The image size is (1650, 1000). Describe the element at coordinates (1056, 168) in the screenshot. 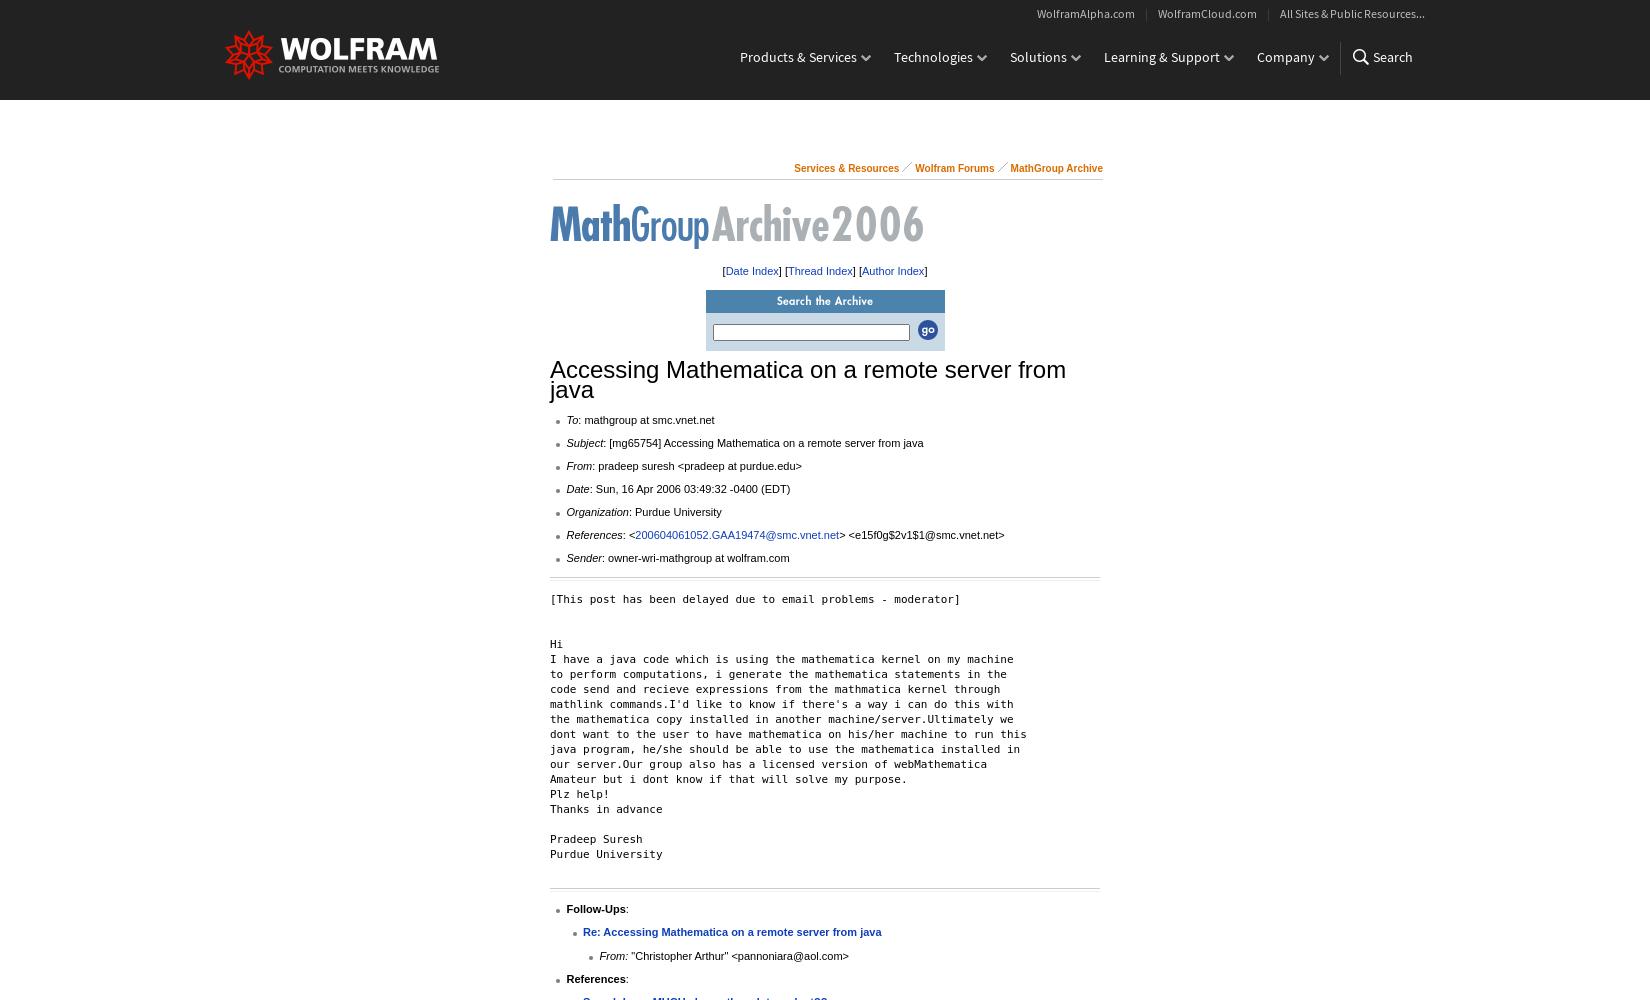

I see `'MathGroup Archive'` at that location.